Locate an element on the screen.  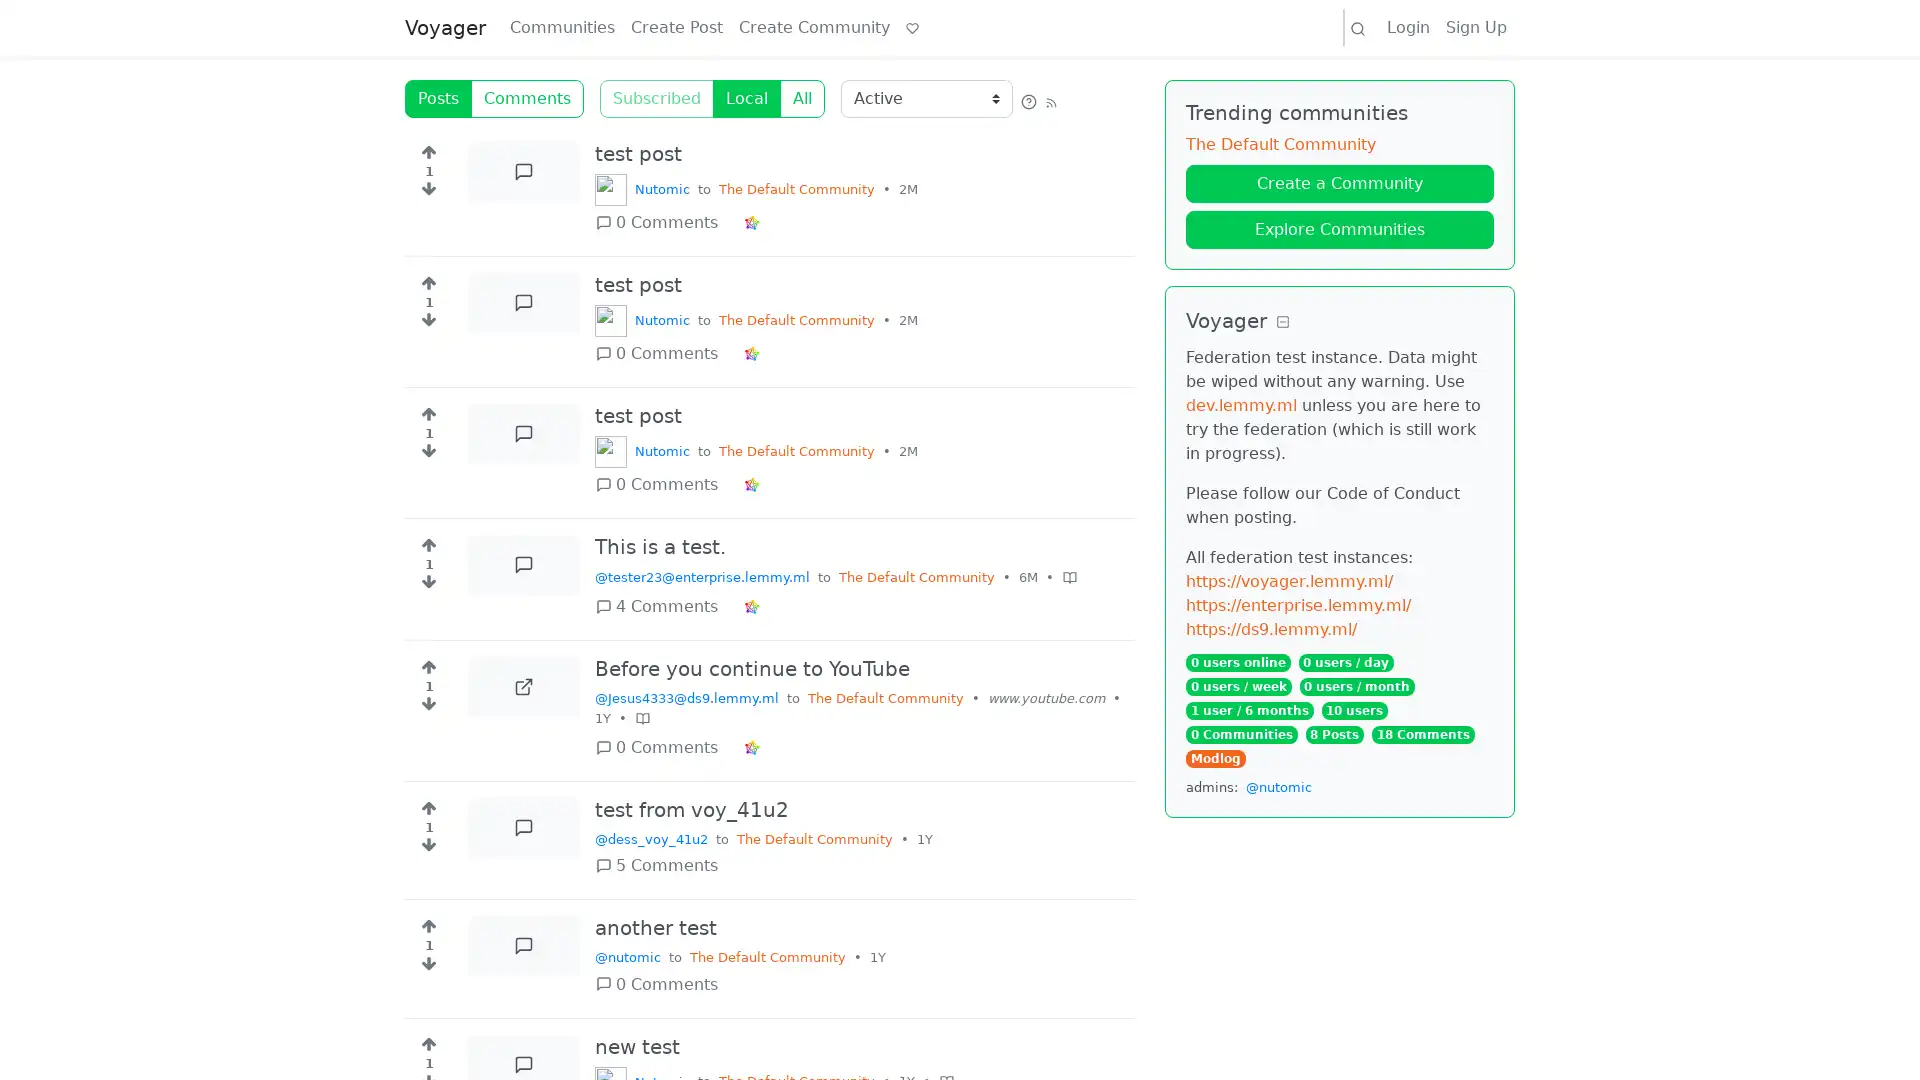
0 Comments is located at coordinates (662, 485).